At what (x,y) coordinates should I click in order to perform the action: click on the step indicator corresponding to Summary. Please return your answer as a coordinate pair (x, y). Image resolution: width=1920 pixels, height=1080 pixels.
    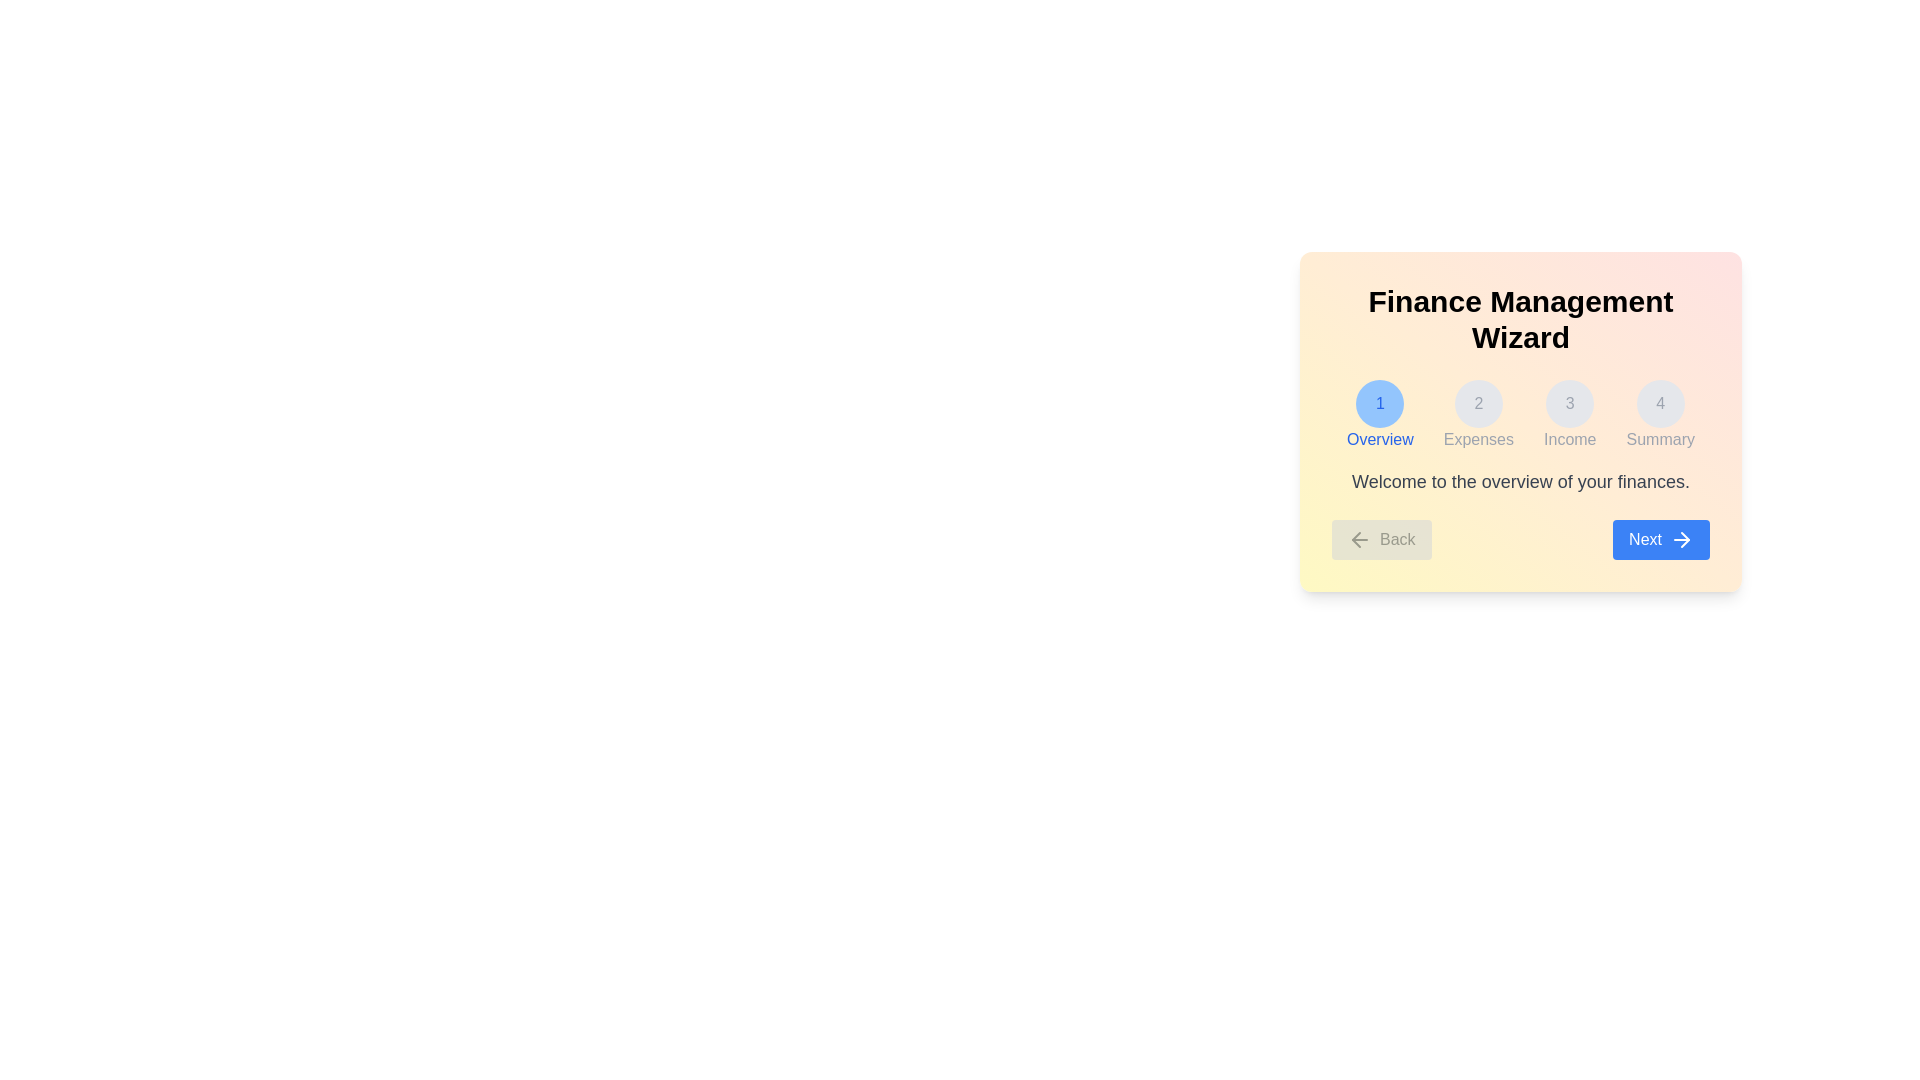
    Looking at the image, I should click on (1660, 415).